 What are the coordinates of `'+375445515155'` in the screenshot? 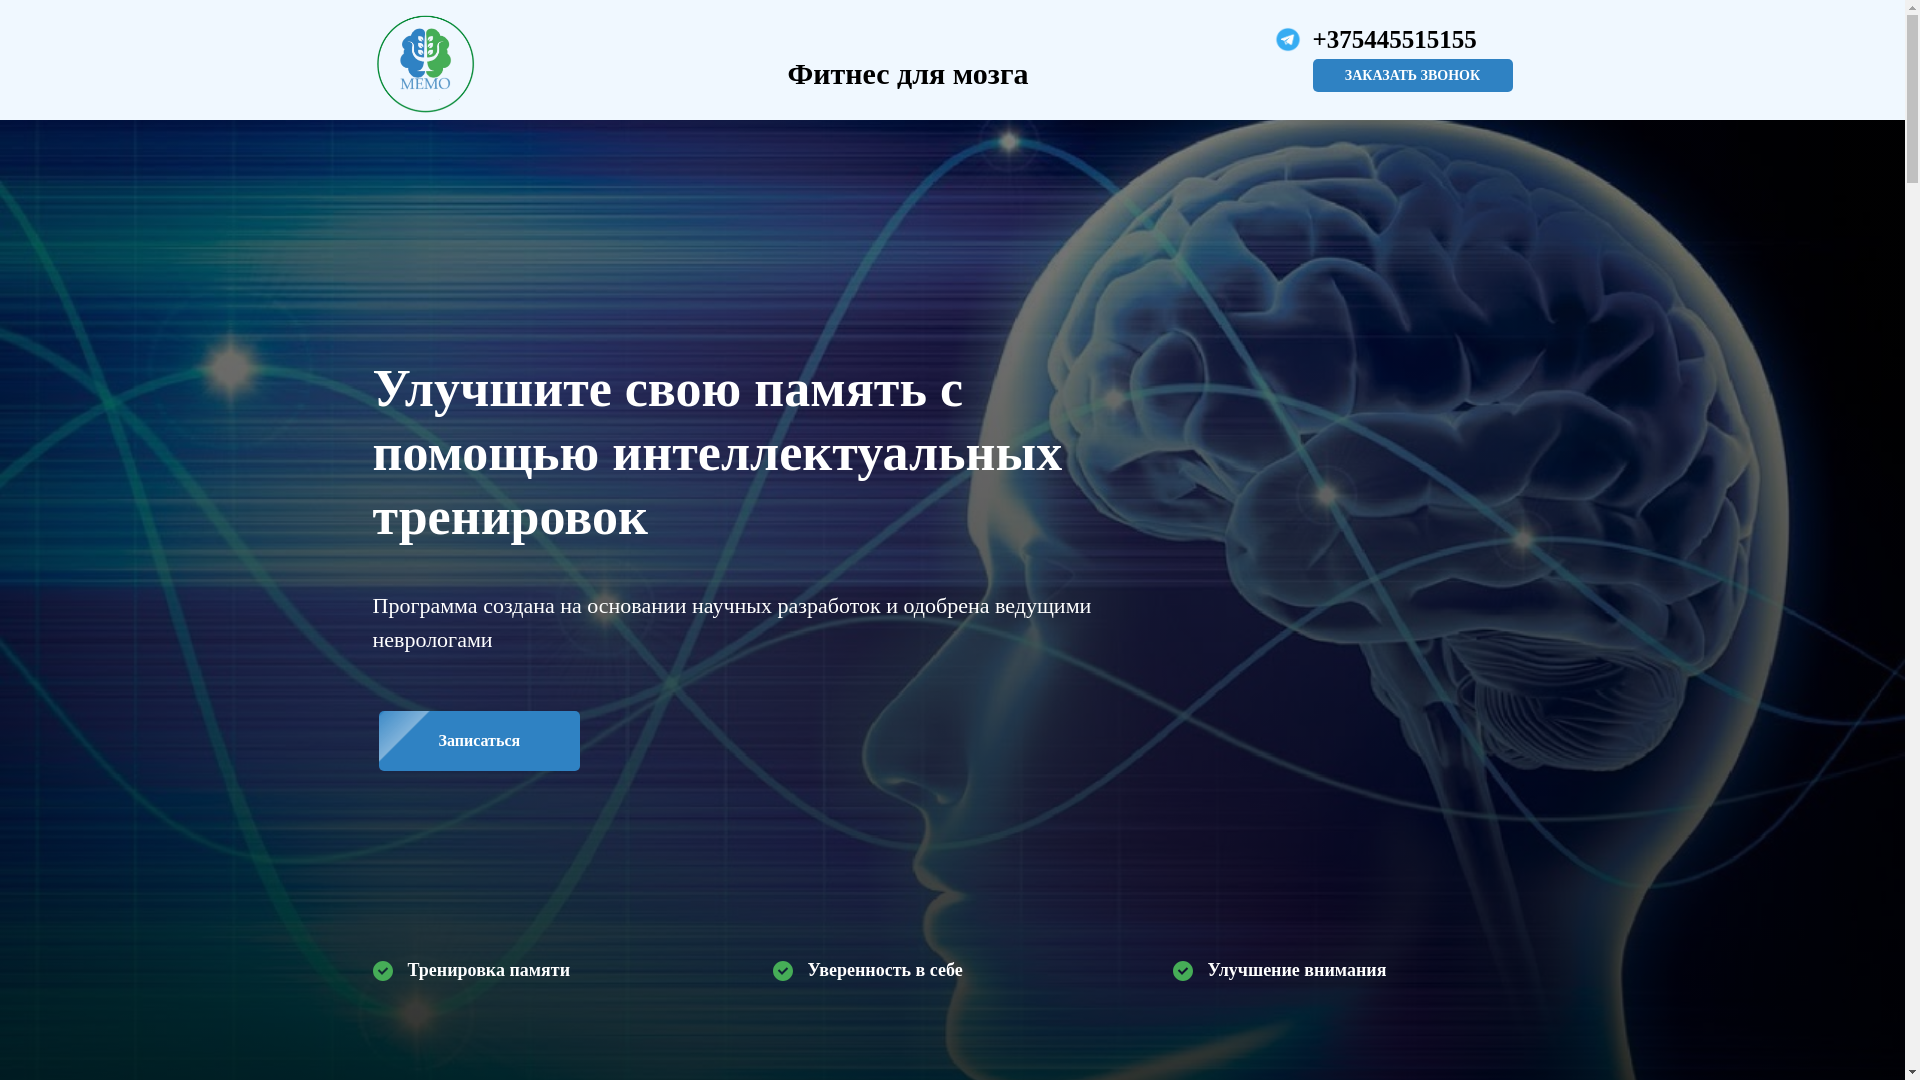 It's located at (1392, 39).